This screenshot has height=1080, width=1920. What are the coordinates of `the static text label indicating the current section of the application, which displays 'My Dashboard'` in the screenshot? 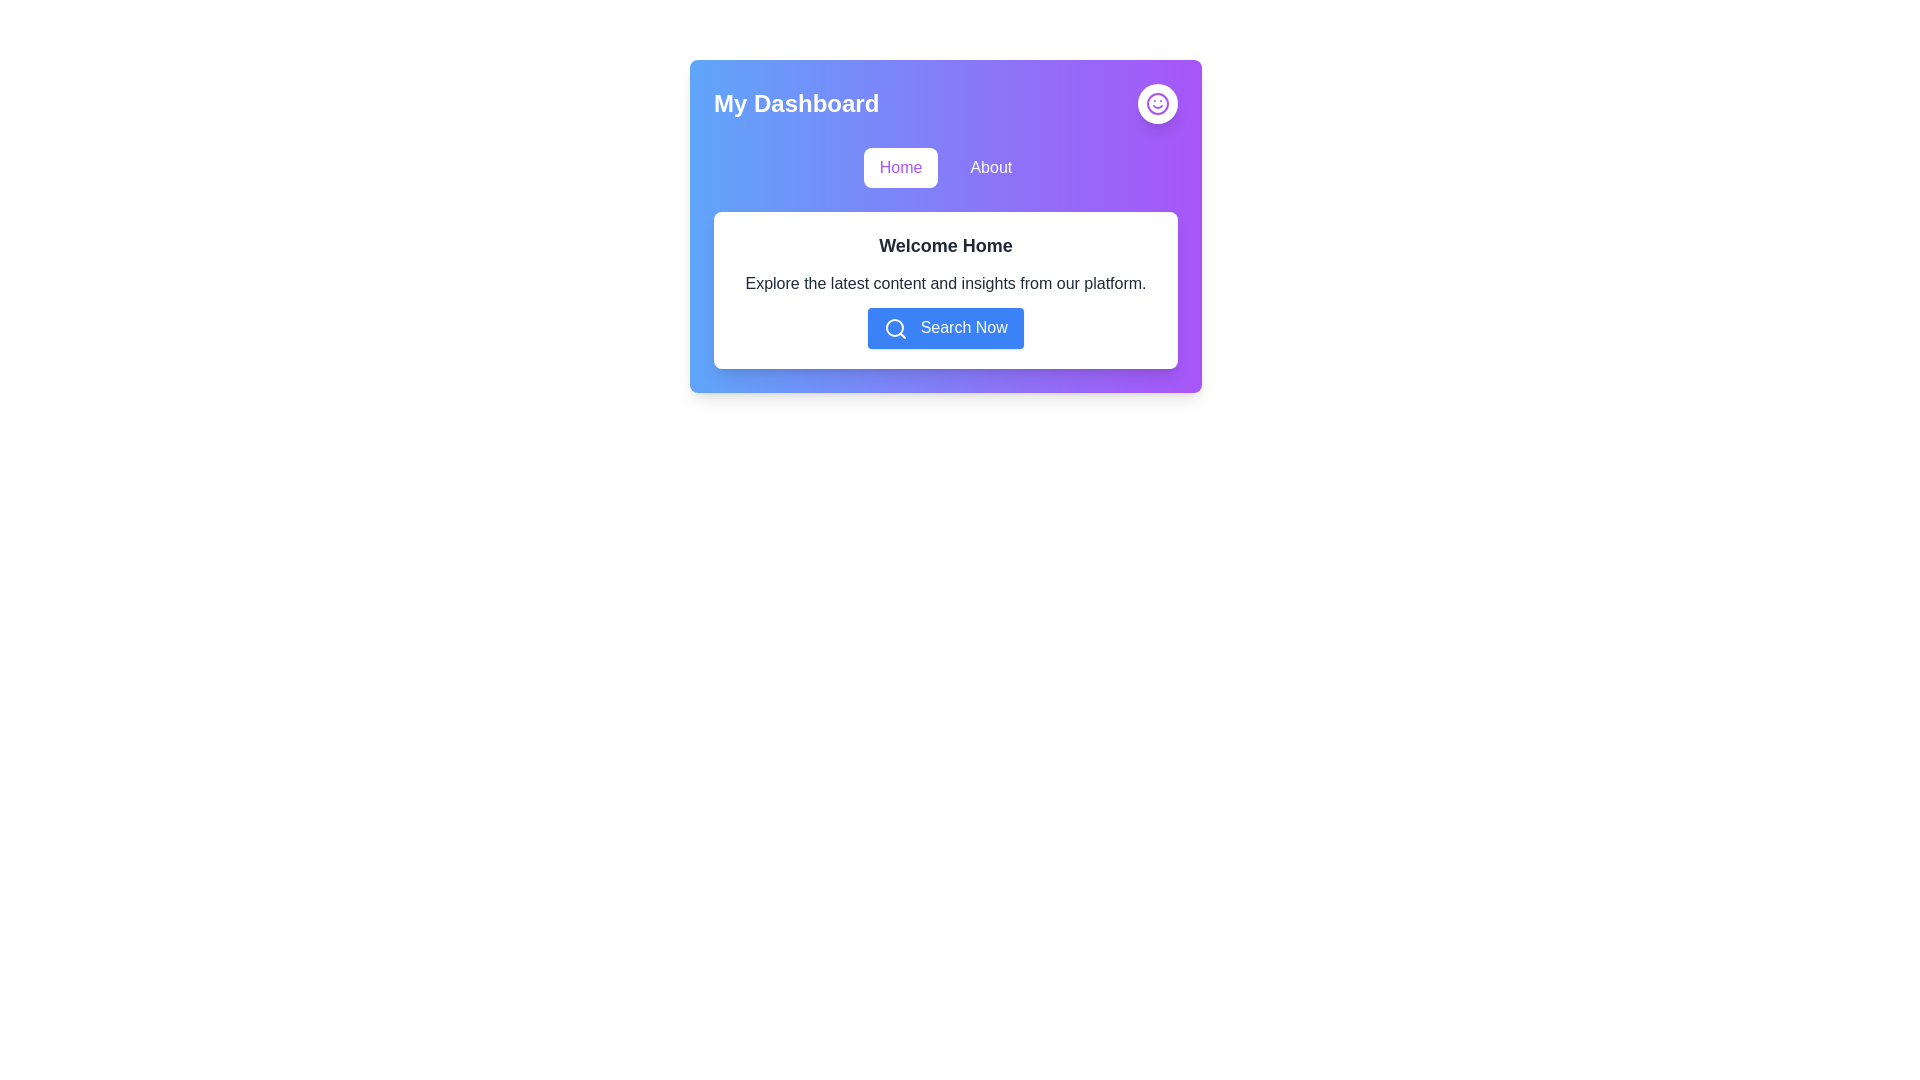 It's located at (795, 104).